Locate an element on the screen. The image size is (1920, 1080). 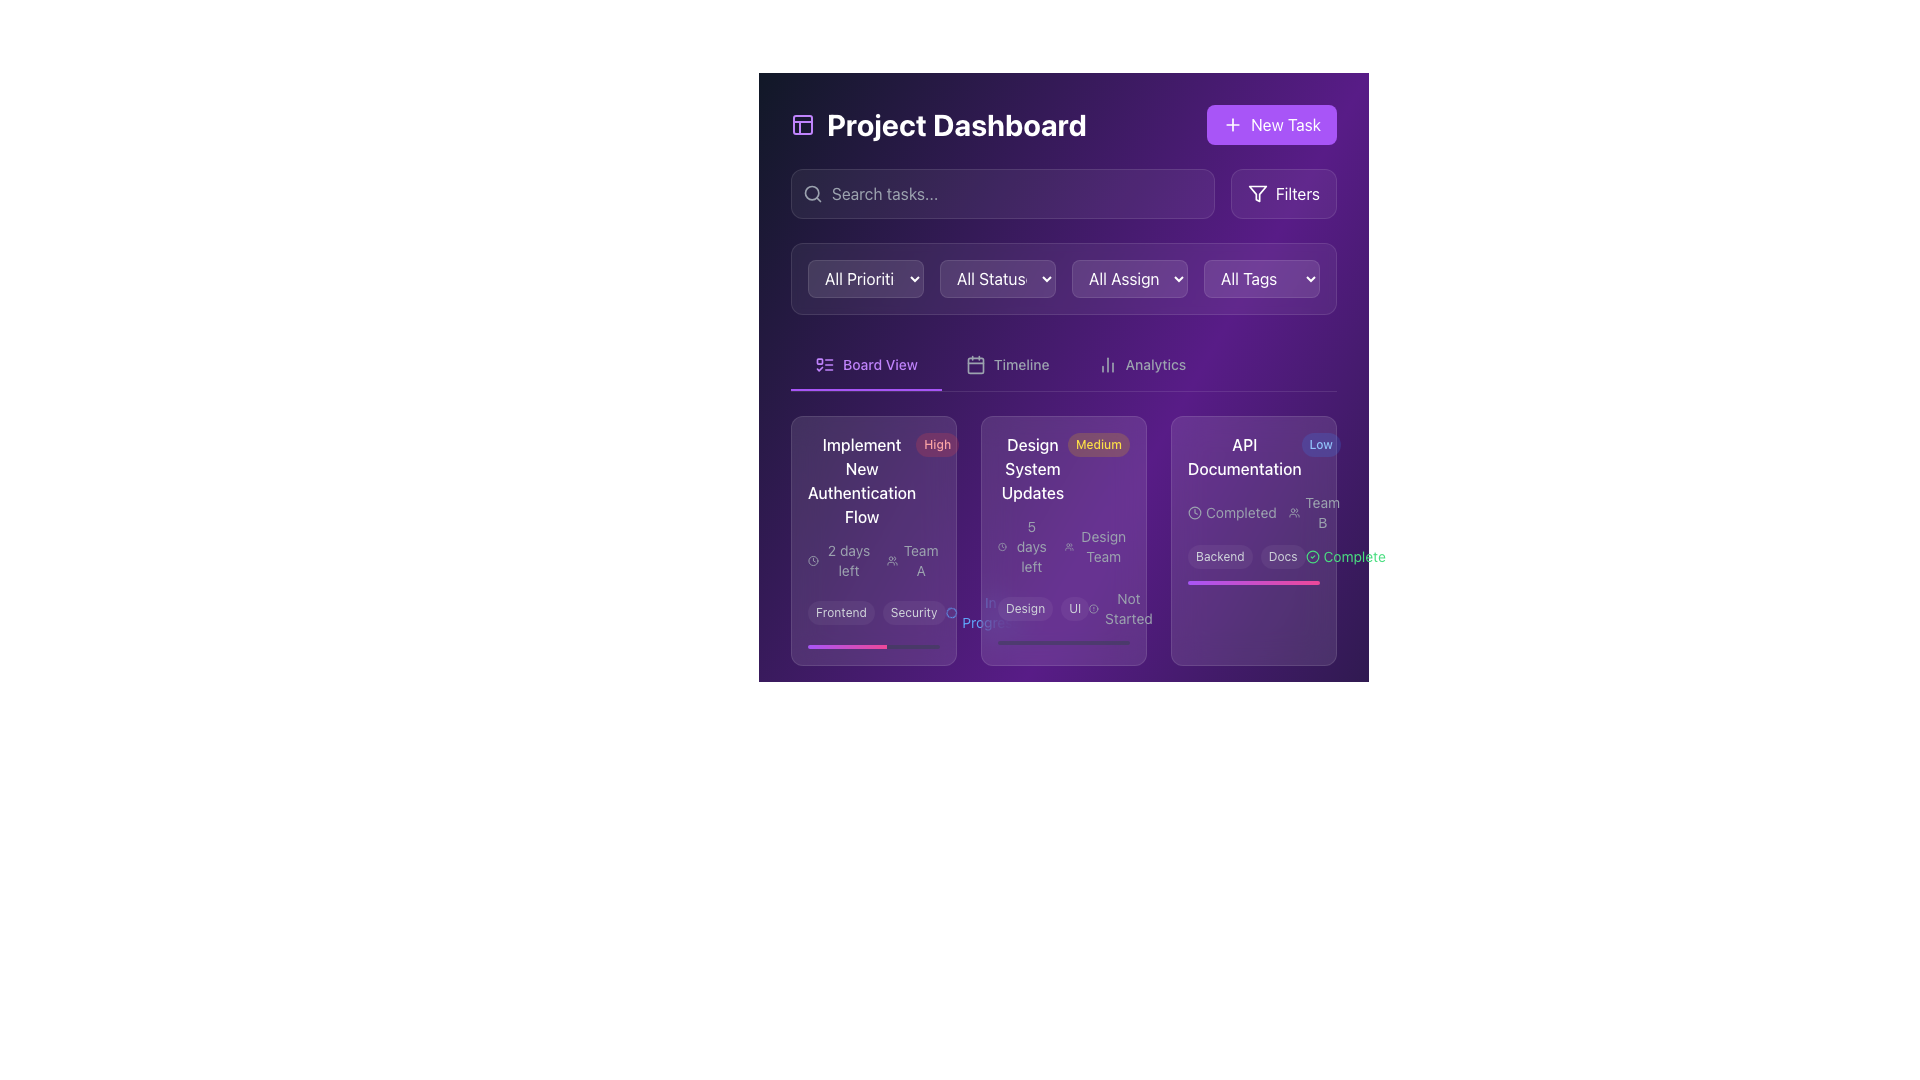
the content of the DevOps badge located to the right of the 'Backend' badge within the card titled 'API Documentation' is located at coordinates (1291, 858).